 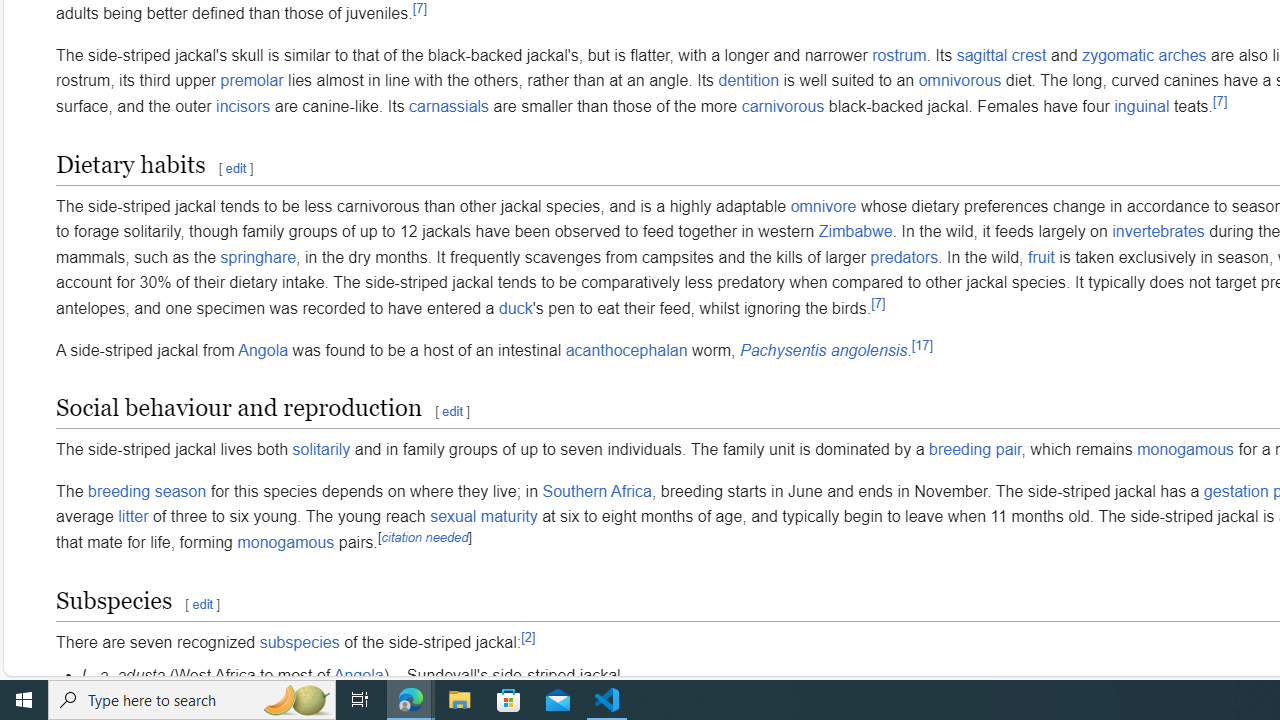 I want to click on '[2]', so click(x=528, y=637).